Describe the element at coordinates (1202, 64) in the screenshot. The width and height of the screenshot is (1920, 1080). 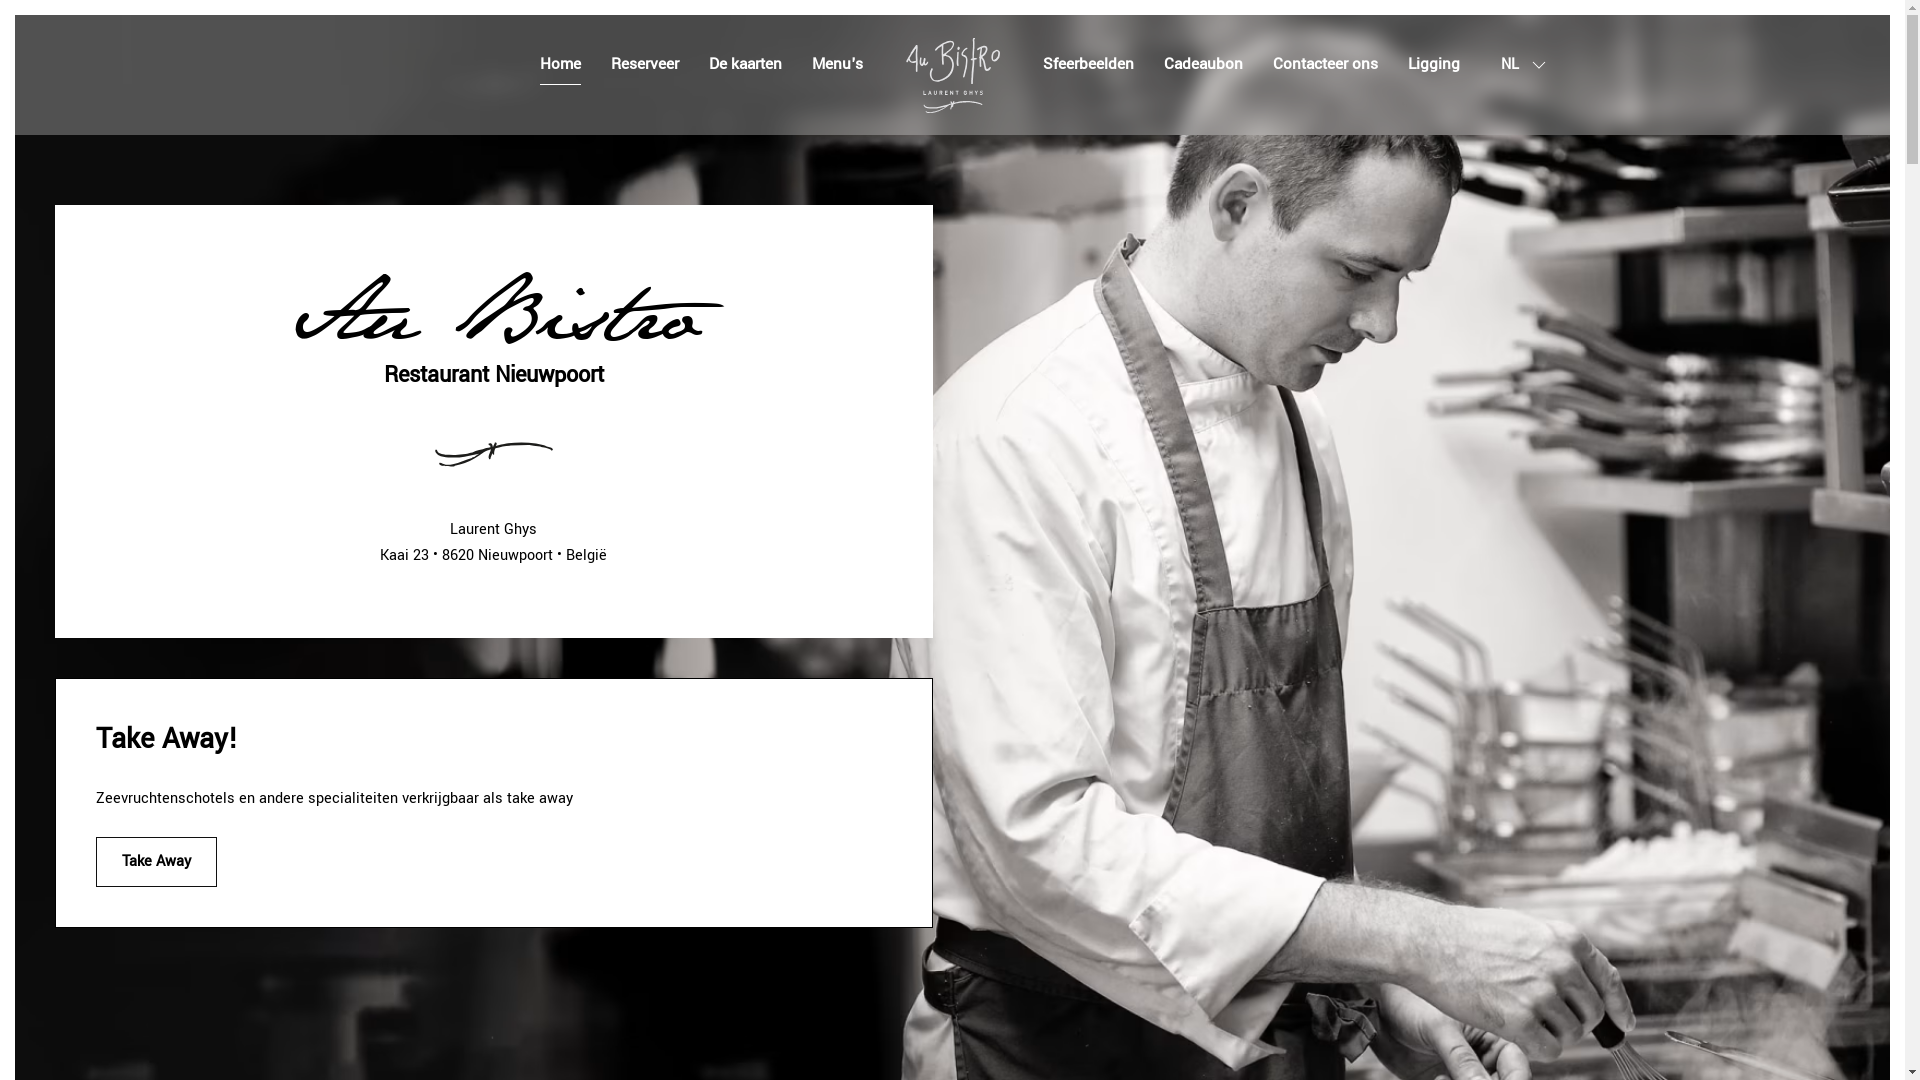
I see `'Cadeaubon'` at that location.